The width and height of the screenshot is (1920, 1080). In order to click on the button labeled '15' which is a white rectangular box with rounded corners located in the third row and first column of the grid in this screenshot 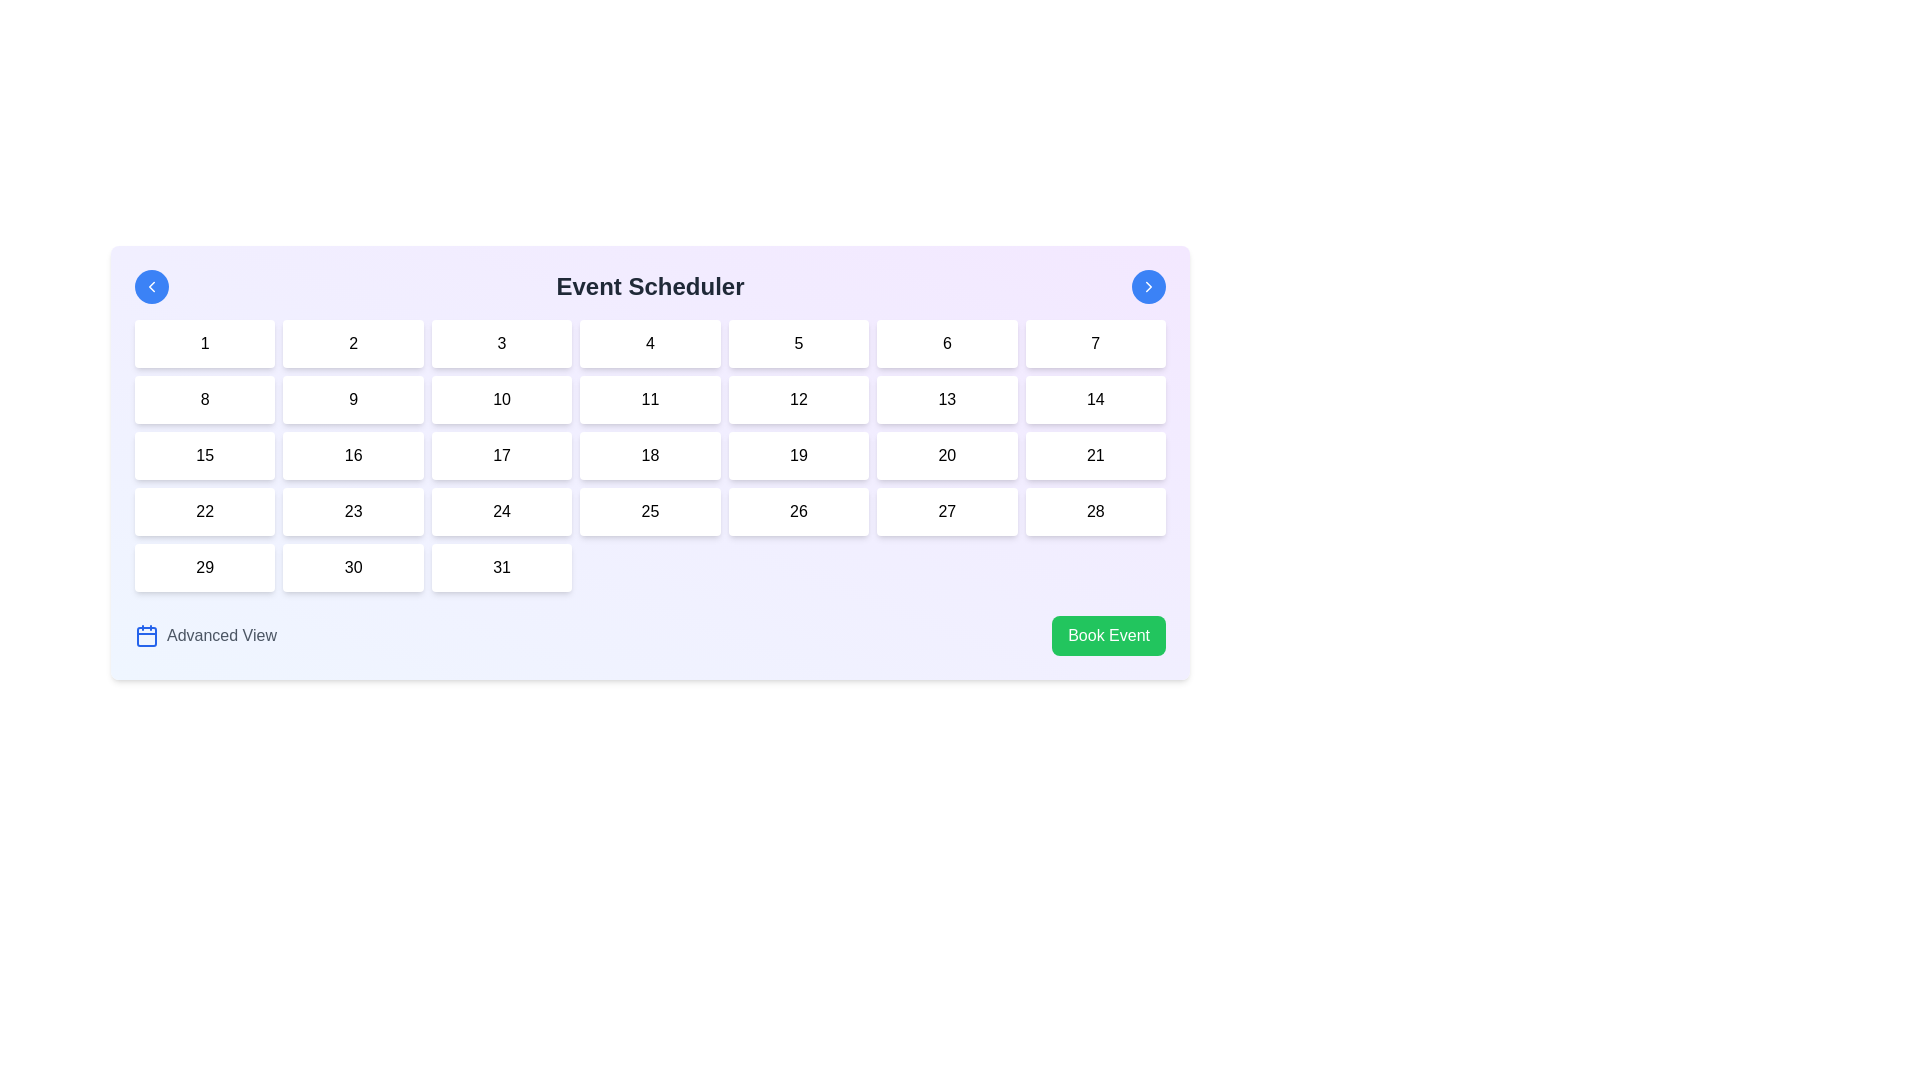, I will do `click(205, 455)`.